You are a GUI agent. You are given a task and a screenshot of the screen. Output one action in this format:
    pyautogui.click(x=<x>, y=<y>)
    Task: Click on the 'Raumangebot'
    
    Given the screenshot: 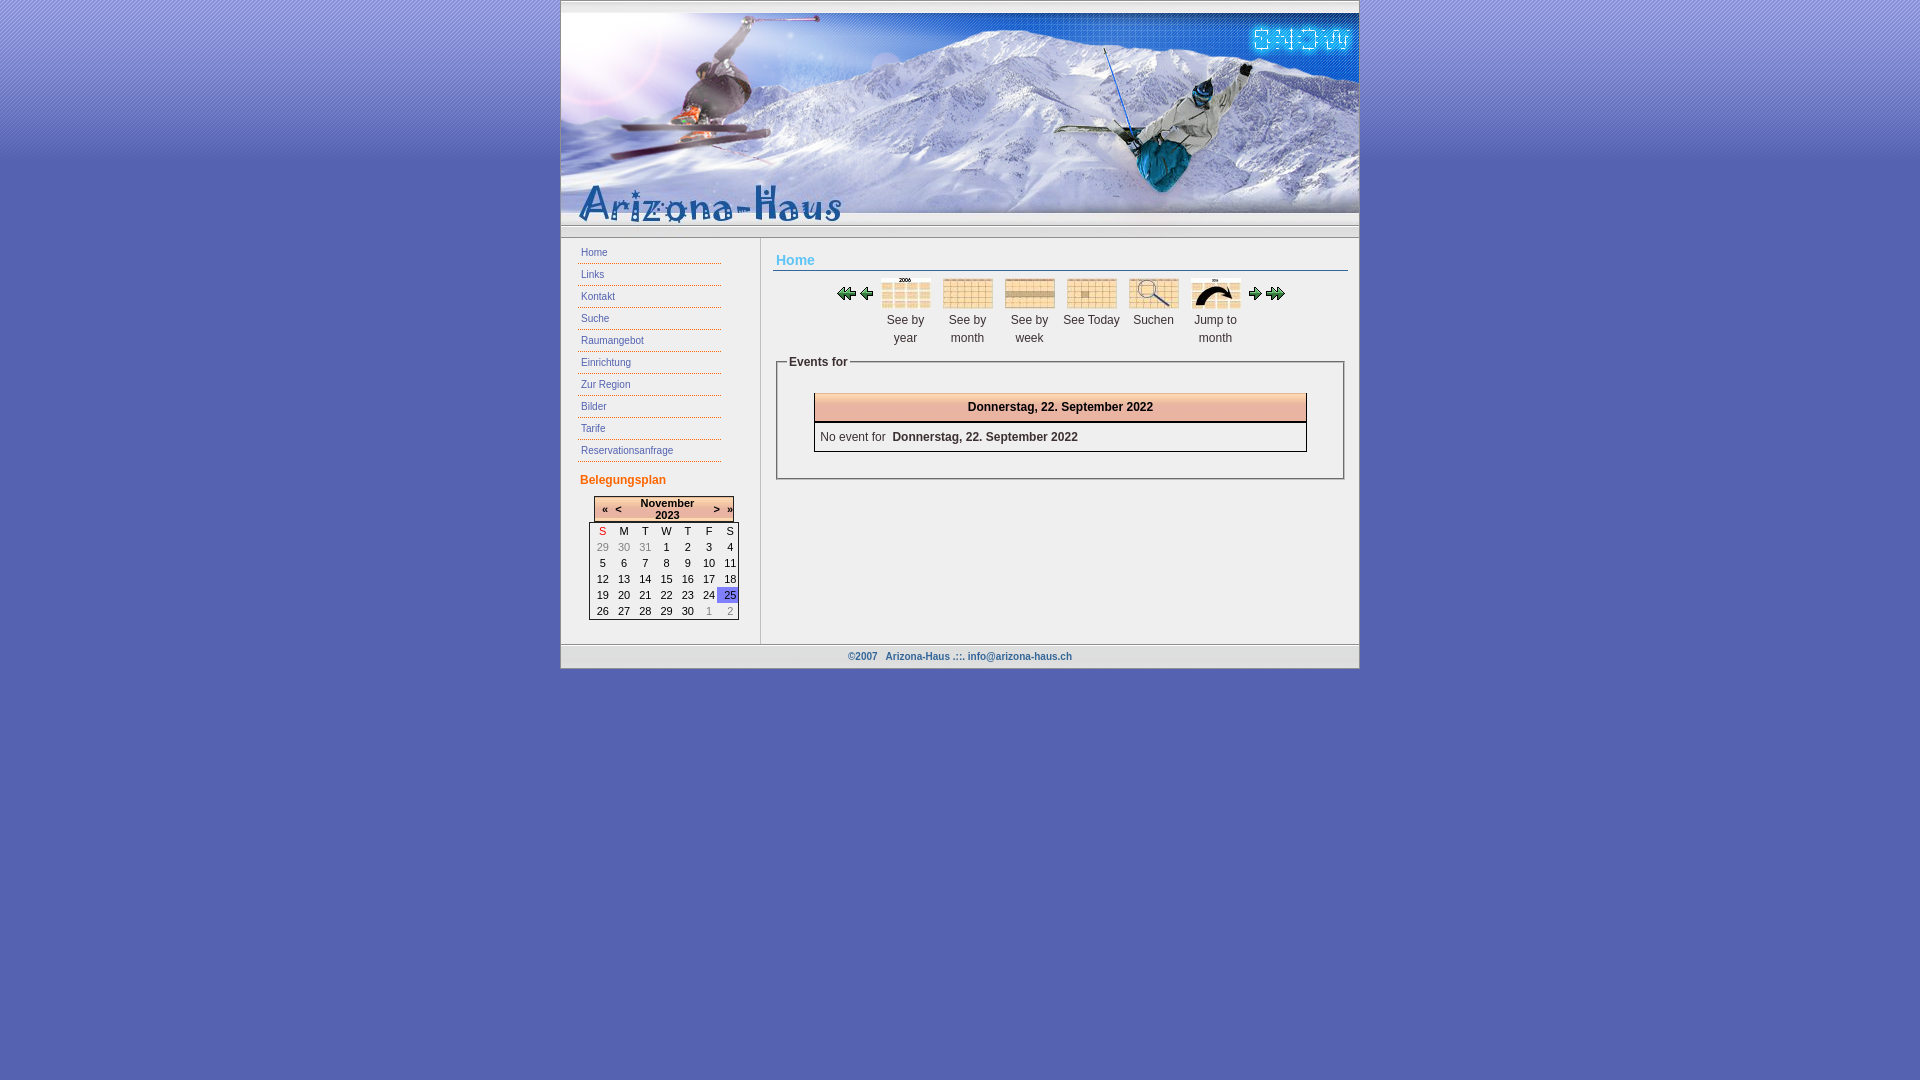 What is the action you would take?
    pyautogui.click(x=649, y=339)
    